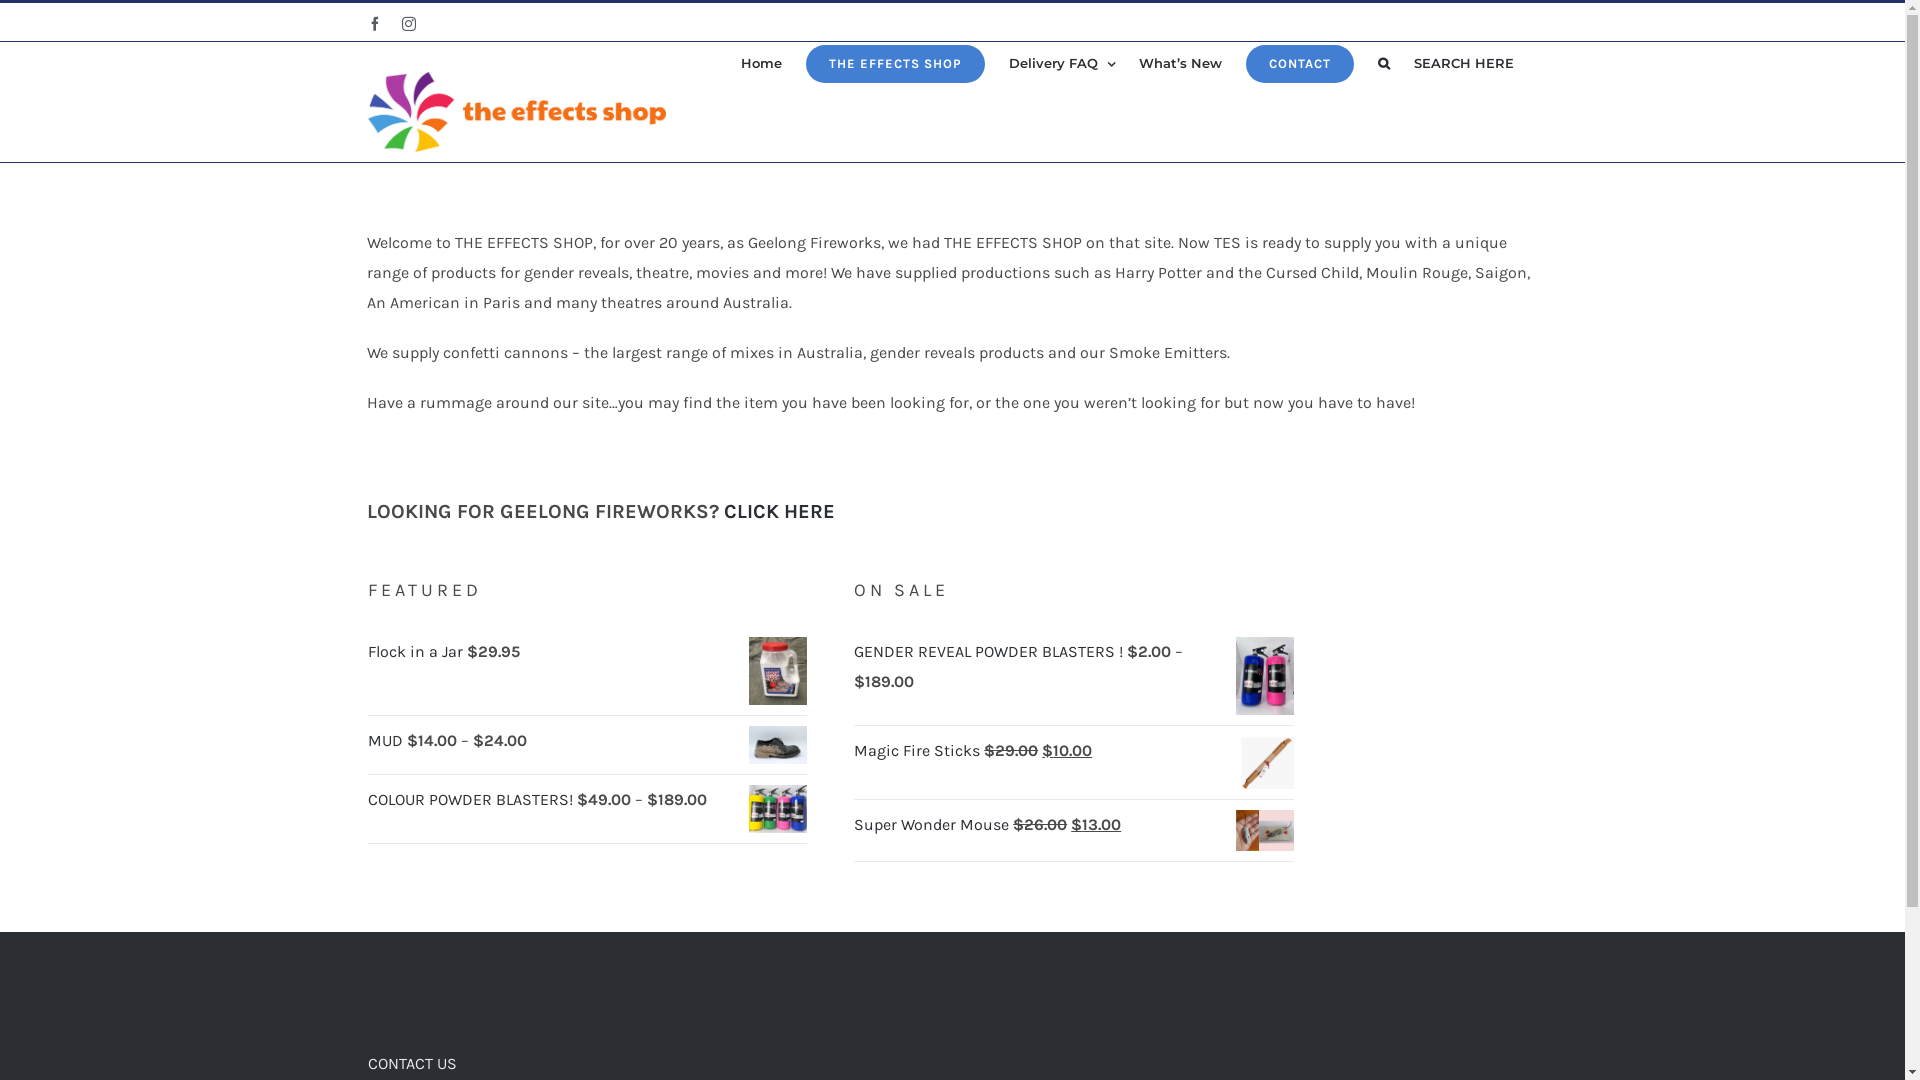  Describe the element at coordinates (1008, 62) in the screenshot. I see `'Delivery FAQ'` at that location.